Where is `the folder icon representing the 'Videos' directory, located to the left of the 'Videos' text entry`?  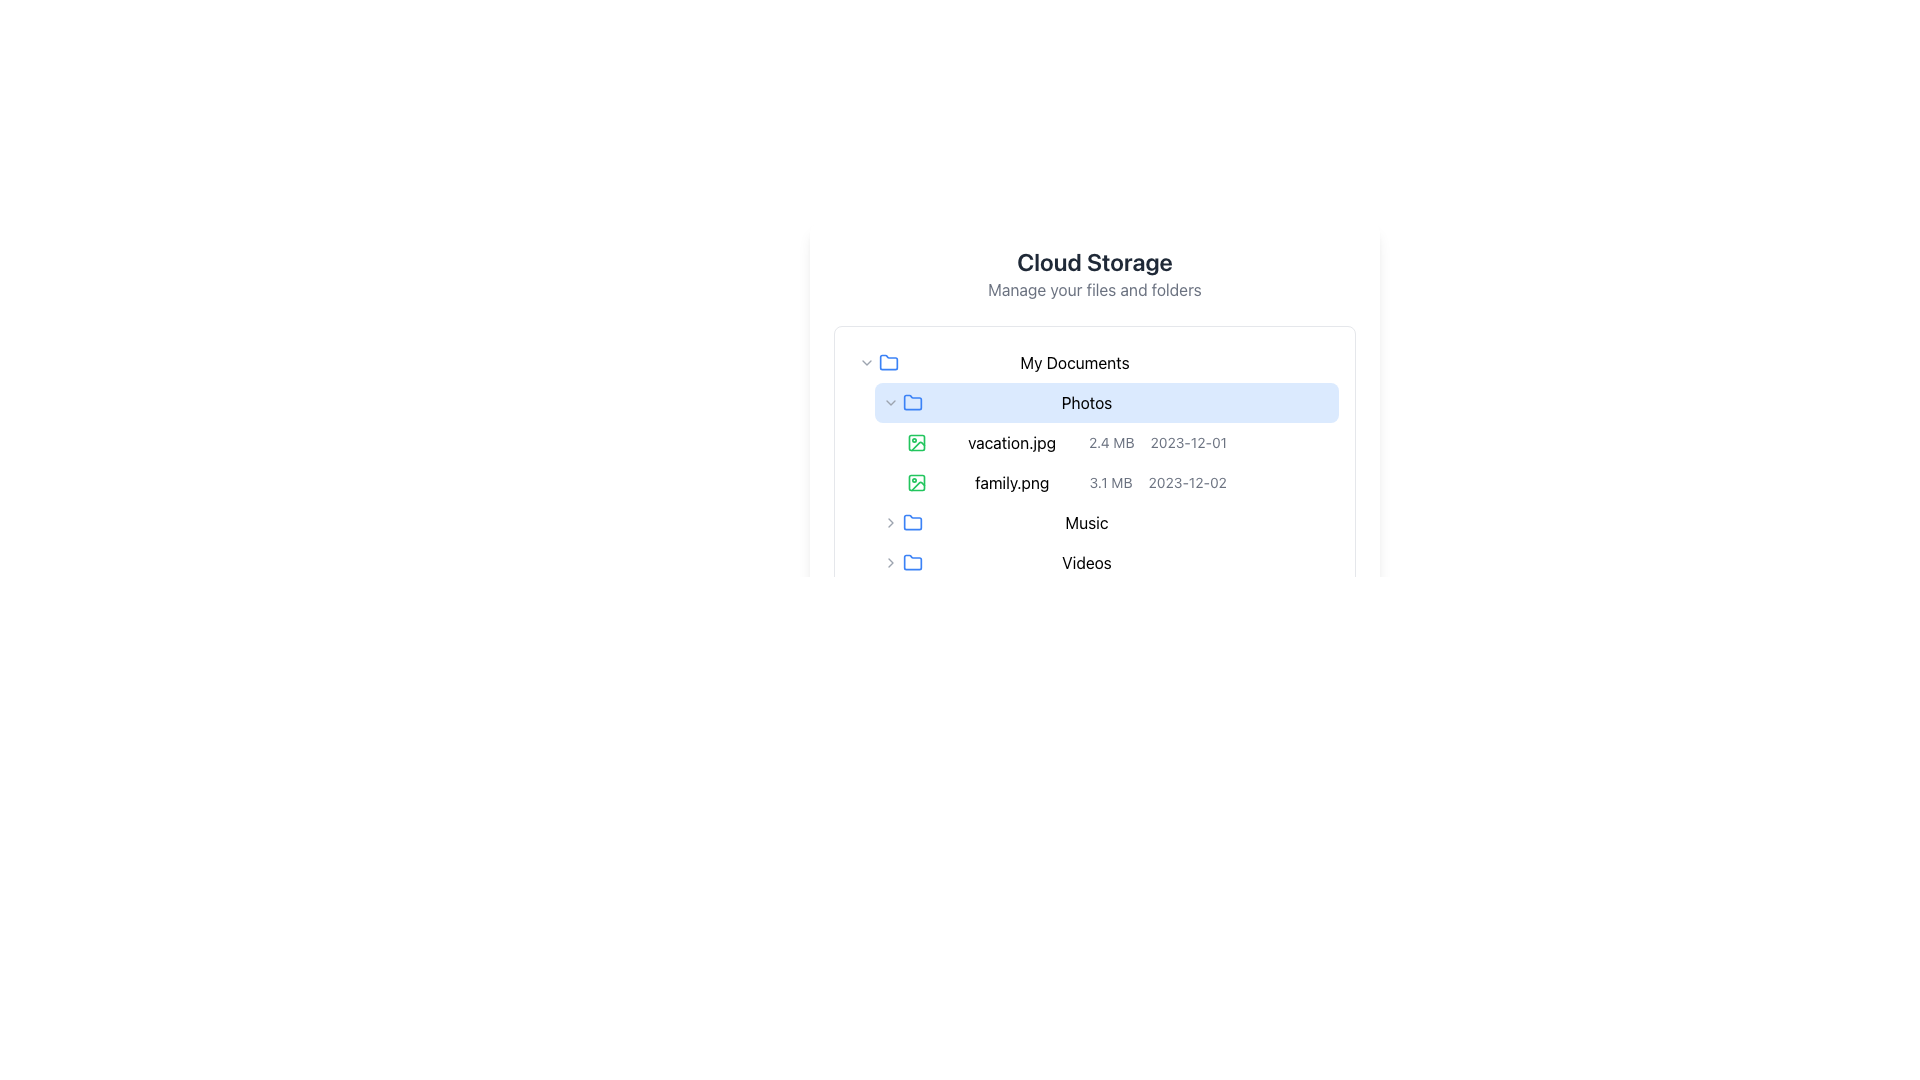 the folder icon representing the 'Videos' directory, located to the left of the 'Videos' text entry is located at coordinates (911, 563).